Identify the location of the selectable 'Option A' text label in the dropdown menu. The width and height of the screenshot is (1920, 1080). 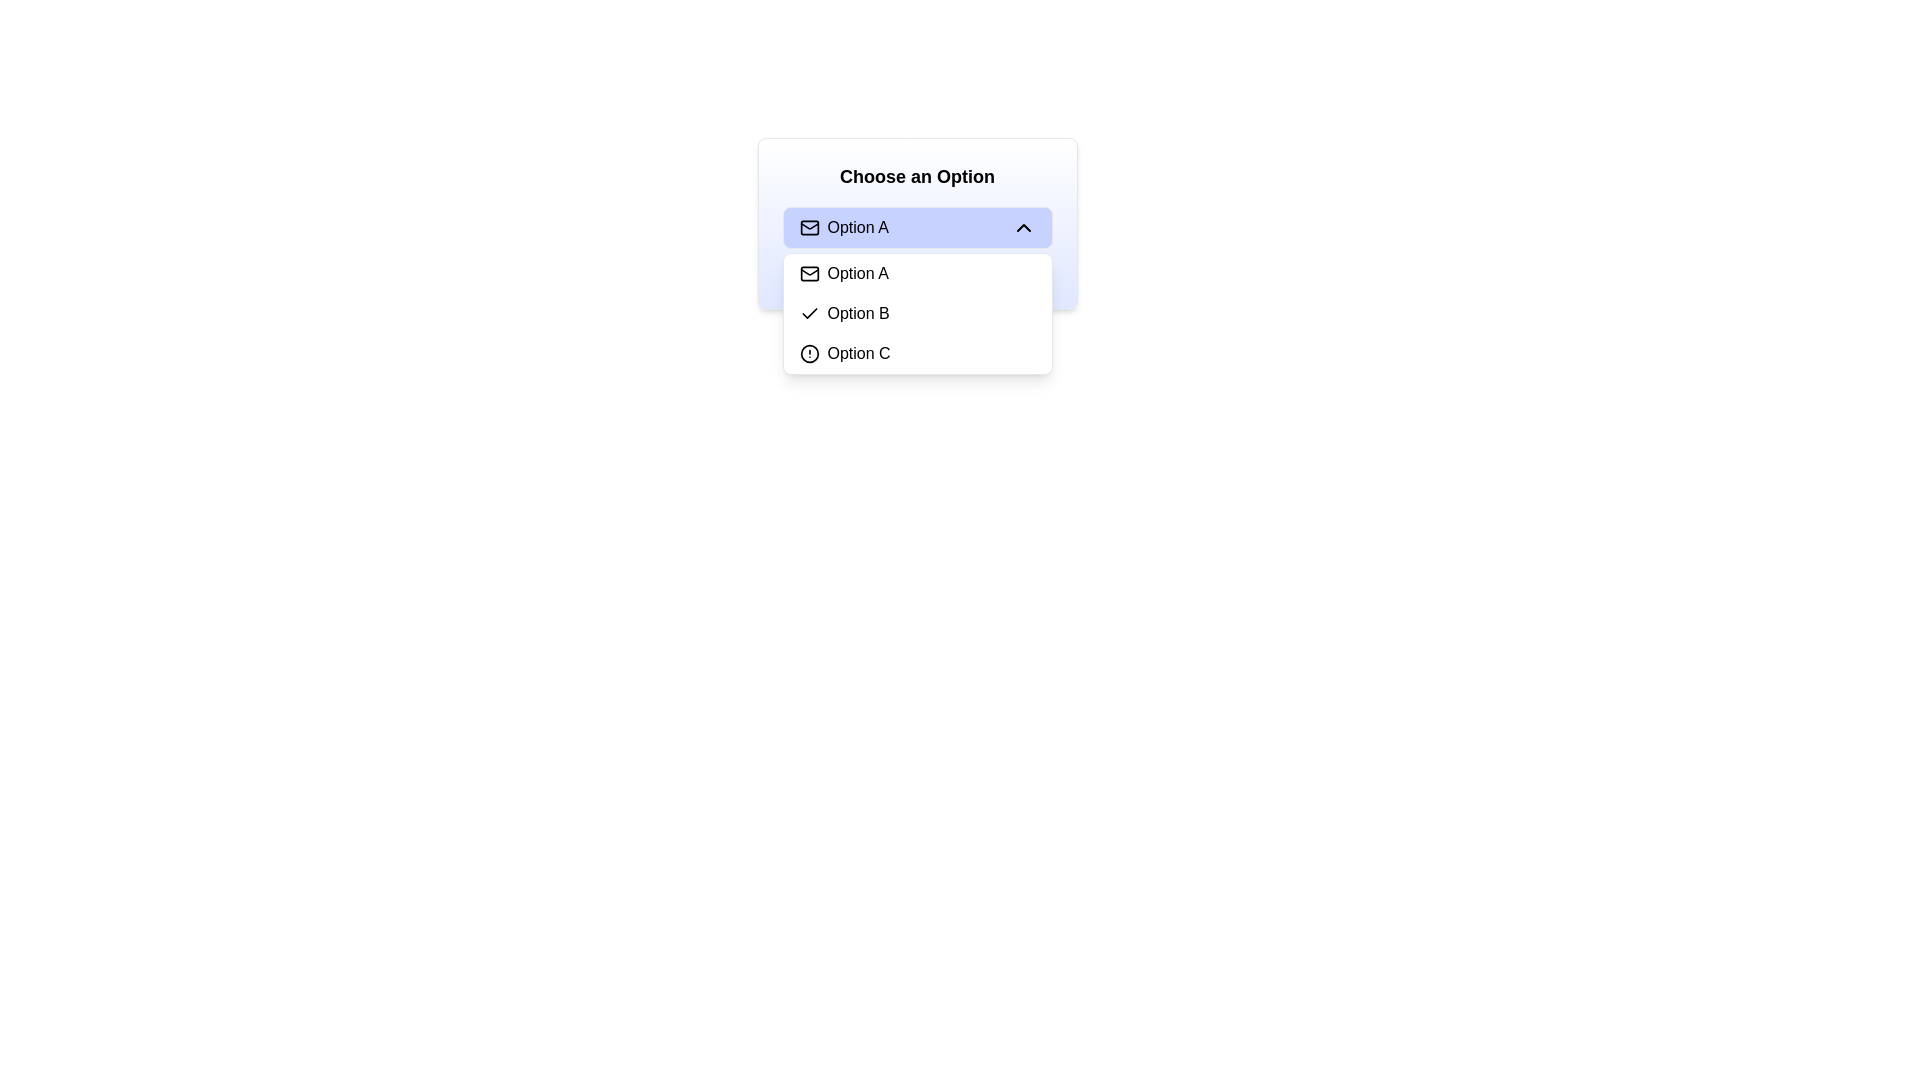
(858, 273).